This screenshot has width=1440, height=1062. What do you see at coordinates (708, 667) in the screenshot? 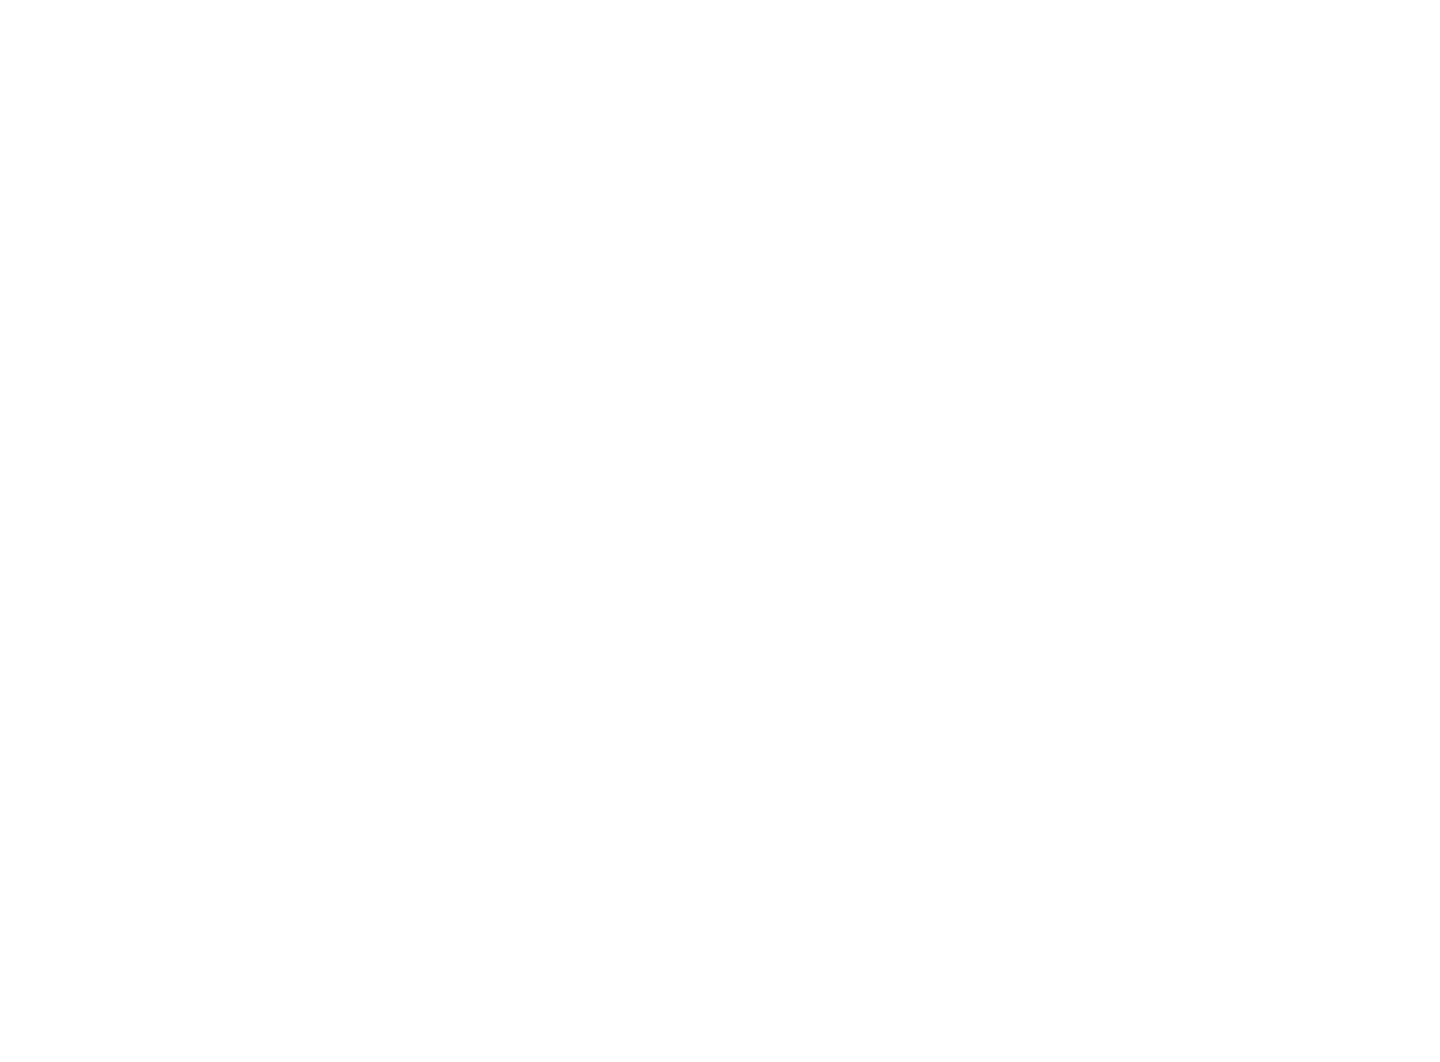
I see `'As part of the Sunday morning worship service, Duke will broadcast the sermon live on'` at bounding box center [708, 667].